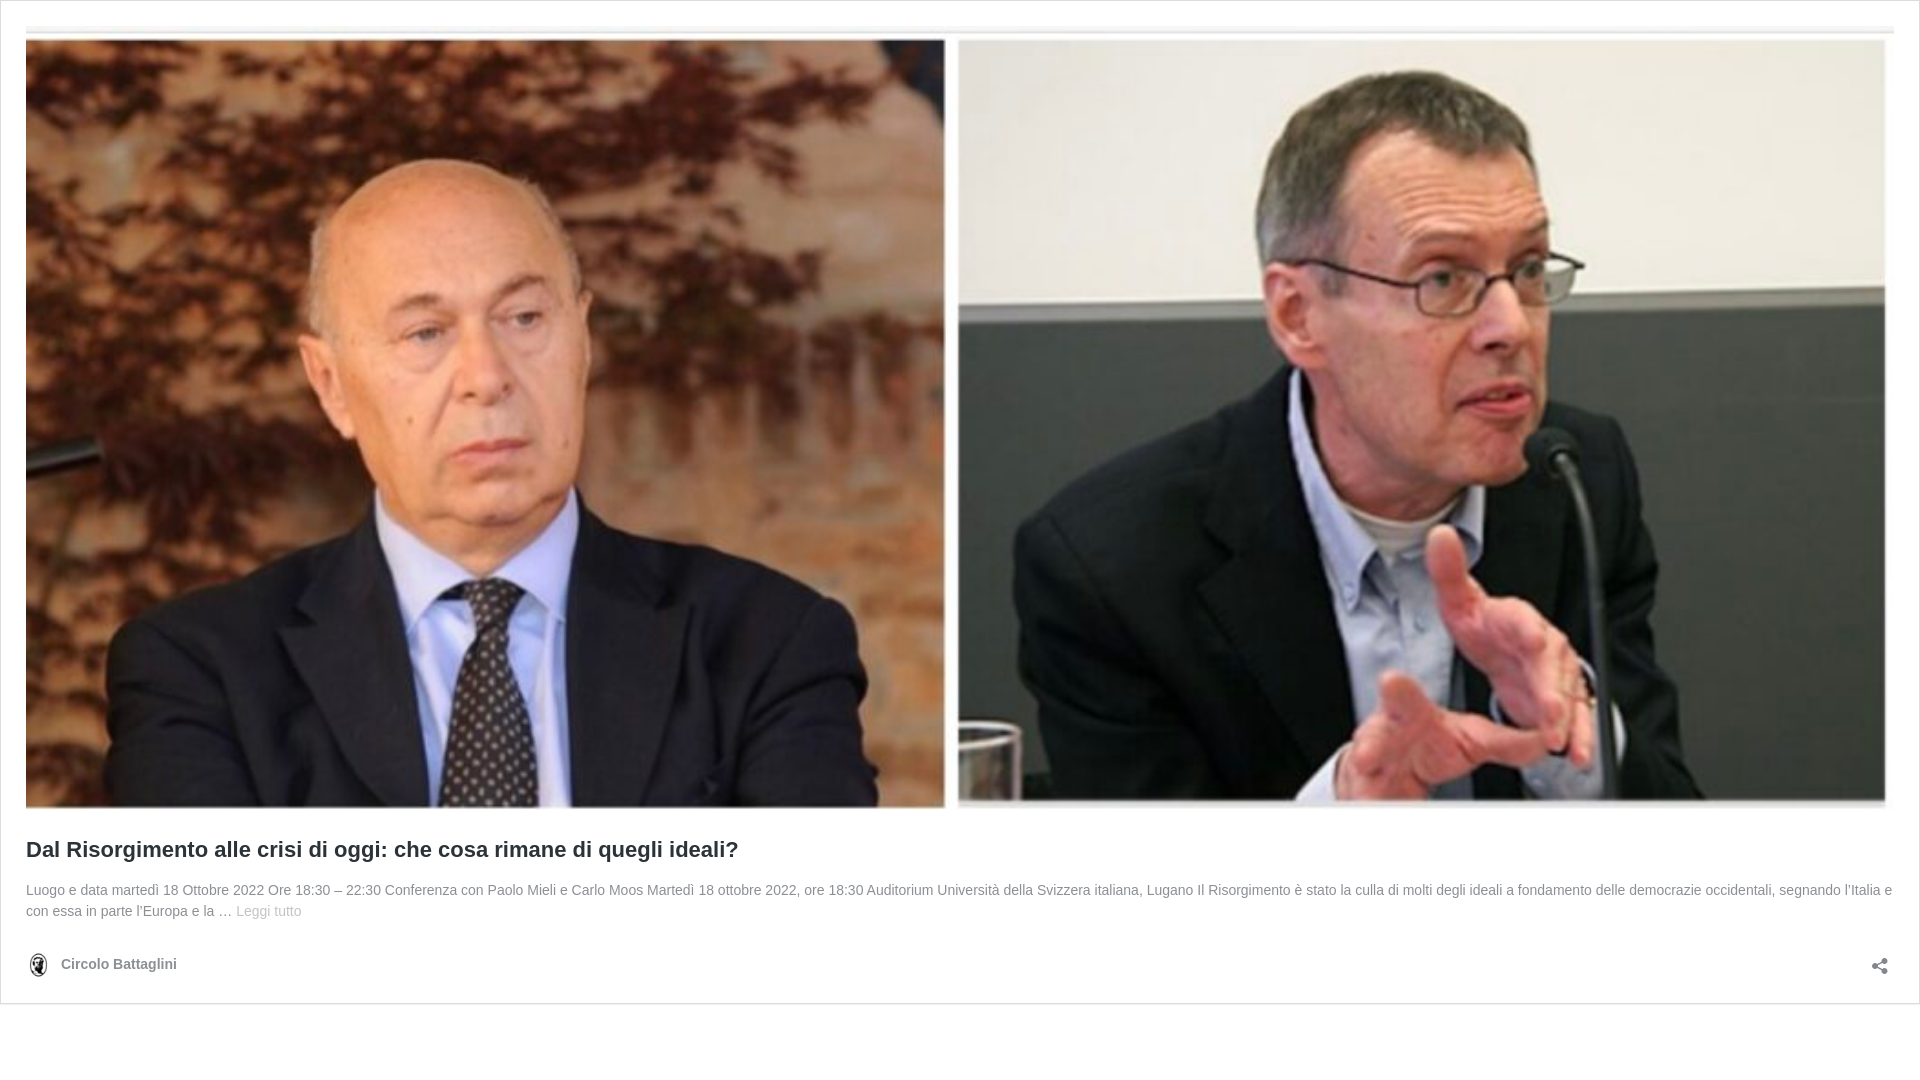 Image resolution: width=1920 pixels, height=1080 pixels. What do you see at coordinates (25, 963) in the screenshot?
I see `'Circolo Battaglini'` at bounding box center [25, 963].